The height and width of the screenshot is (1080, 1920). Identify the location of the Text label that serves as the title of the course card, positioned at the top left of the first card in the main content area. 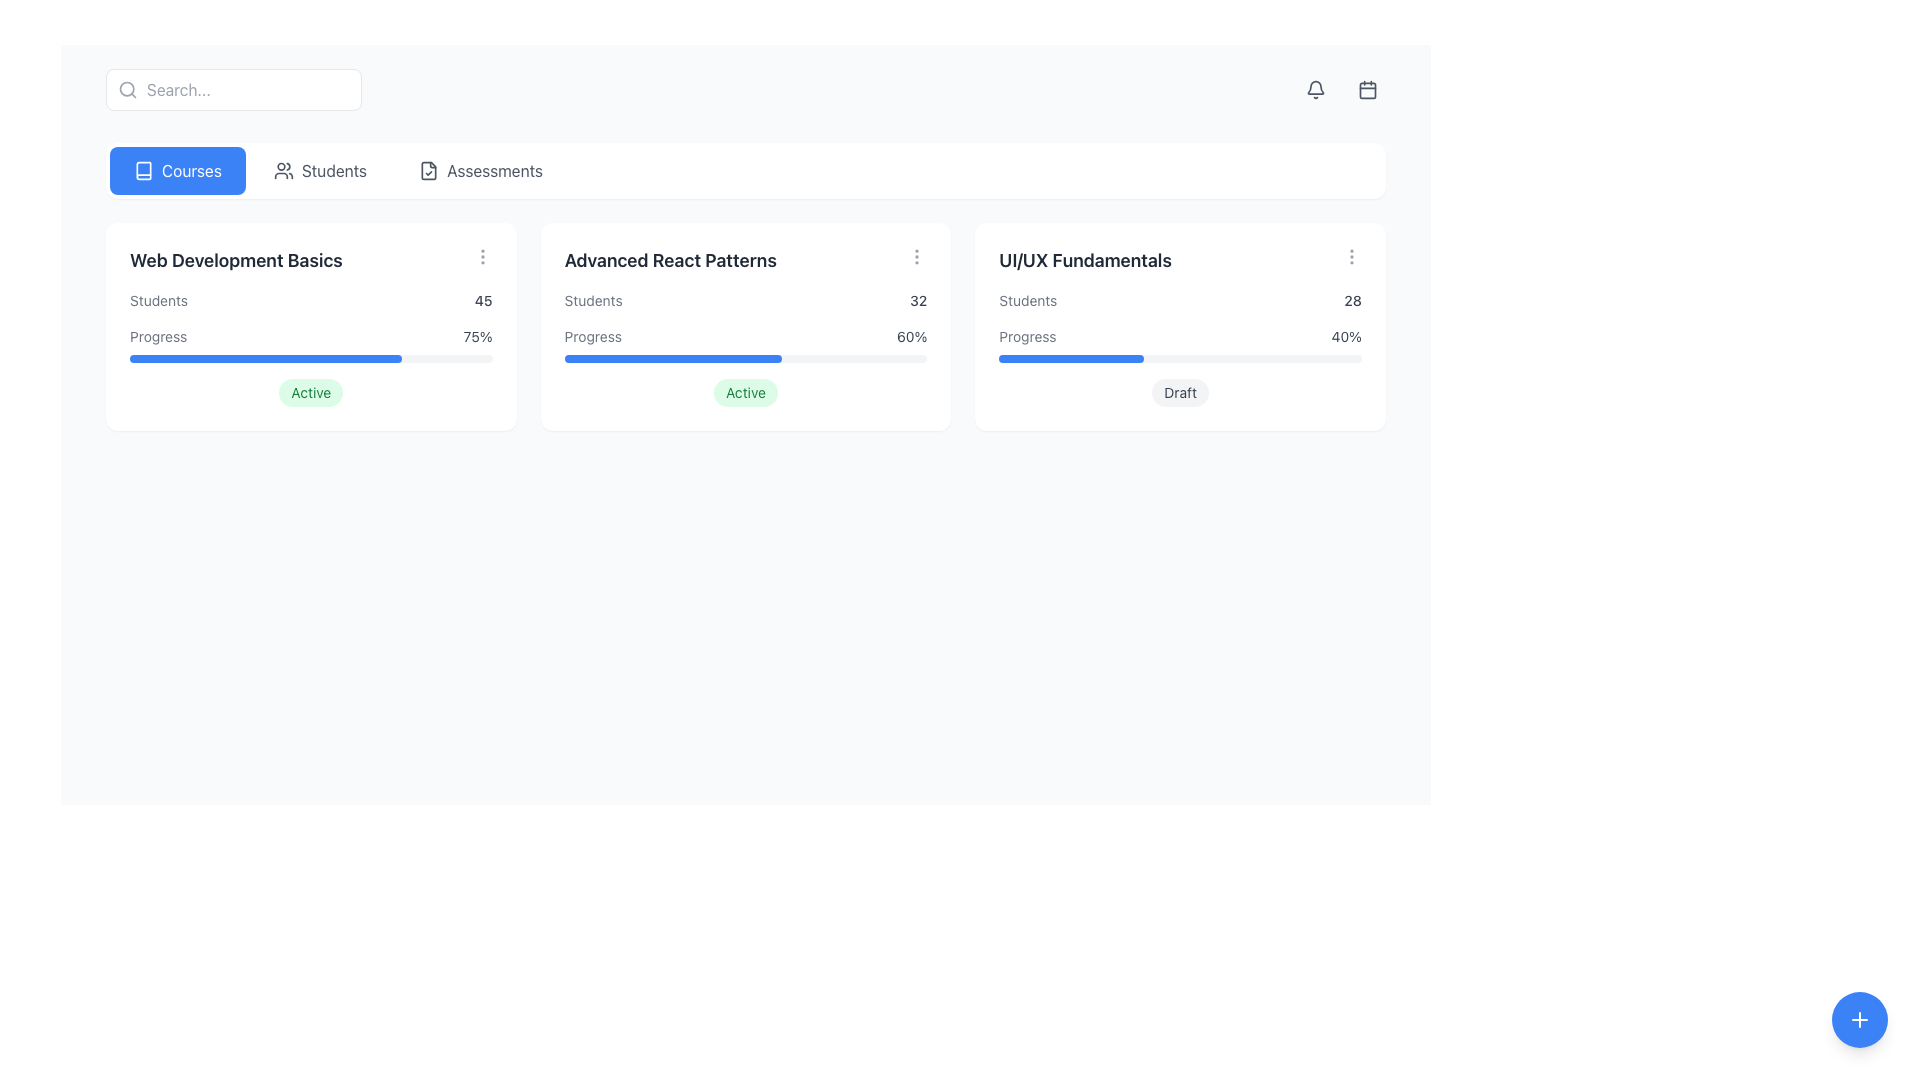
(236, 260).